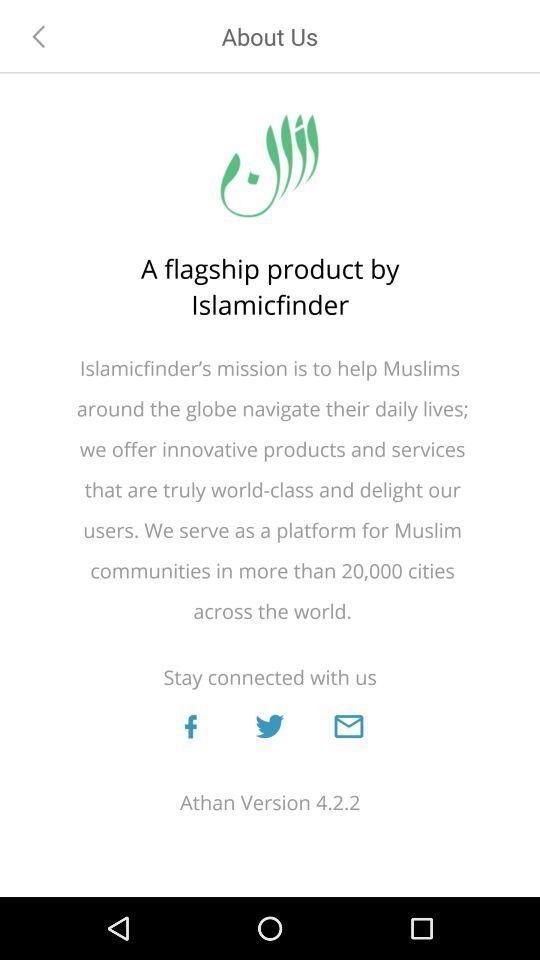 The height and width of the screenshot is (960, 540). I want to click on share on twitter, so click(269, 725).